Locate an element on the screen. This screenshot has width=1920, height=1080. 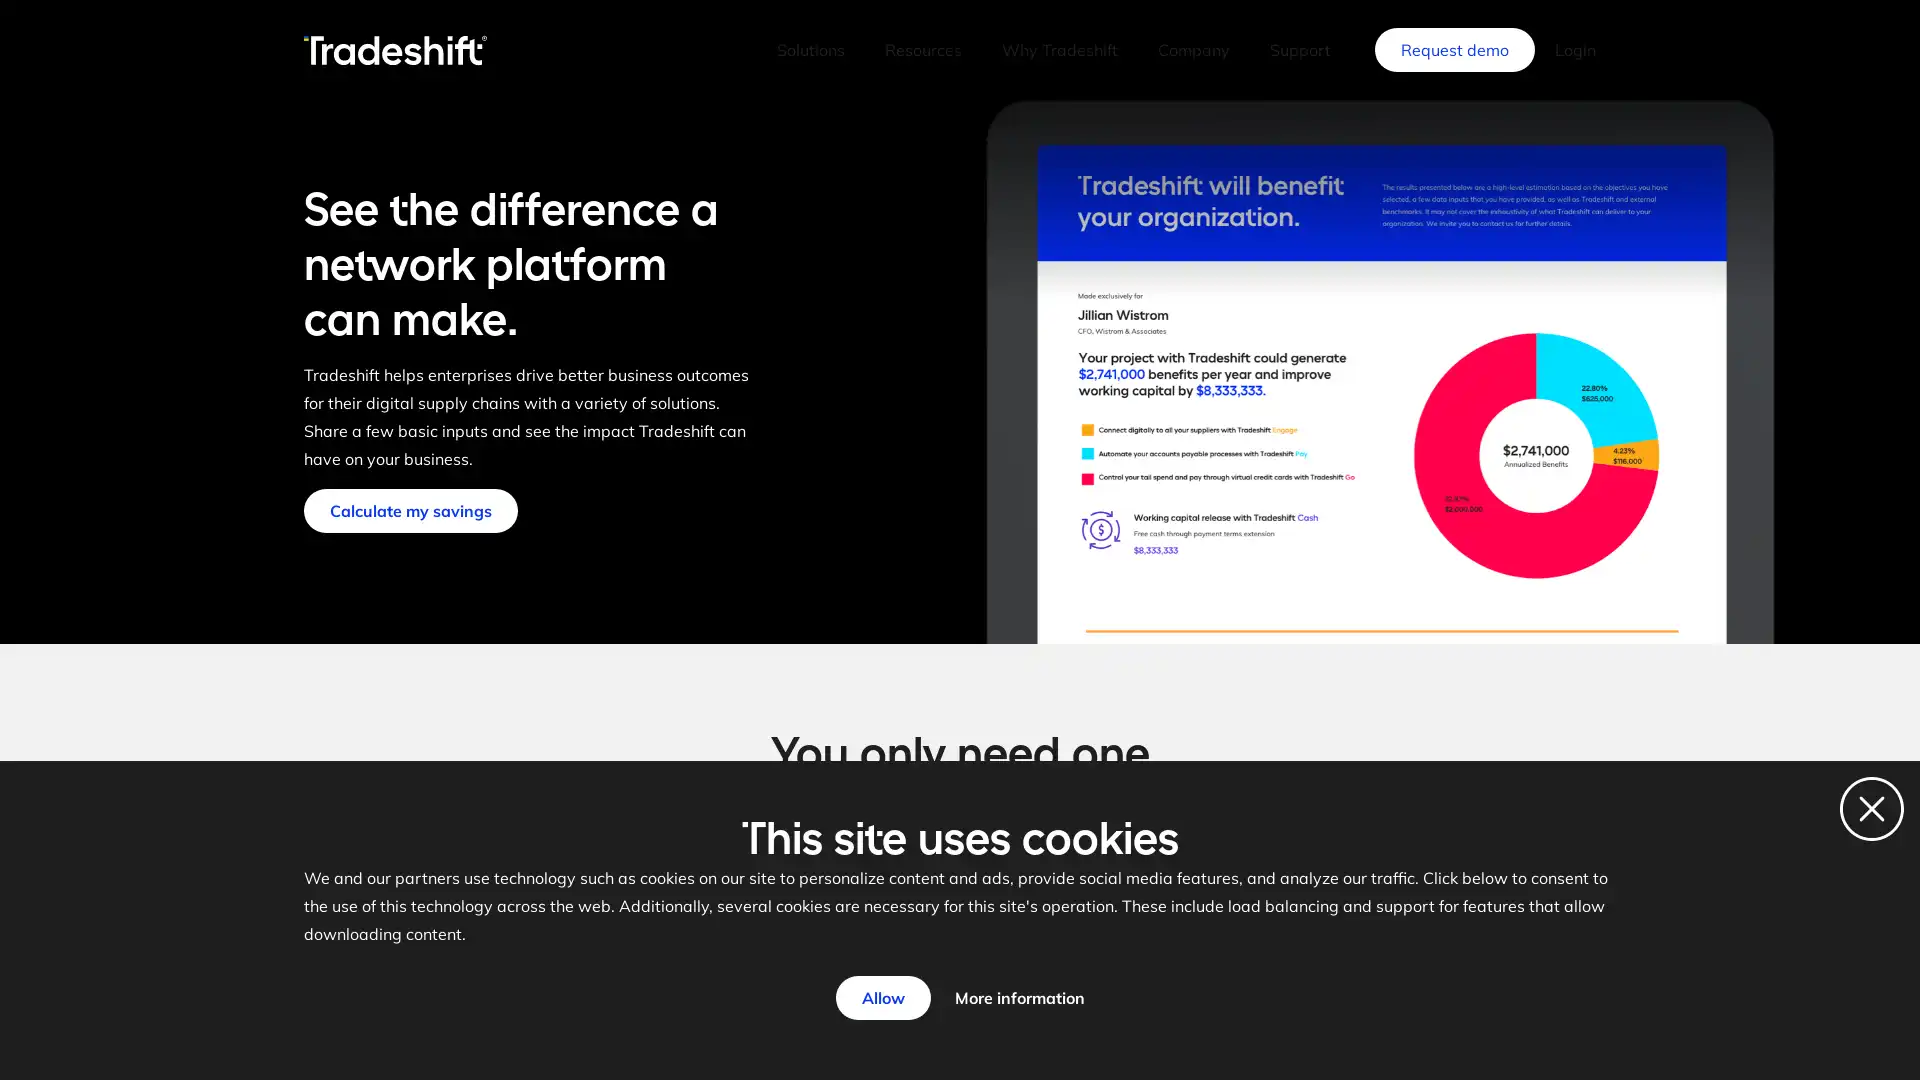
Allow is located at coordinates (881, 998).